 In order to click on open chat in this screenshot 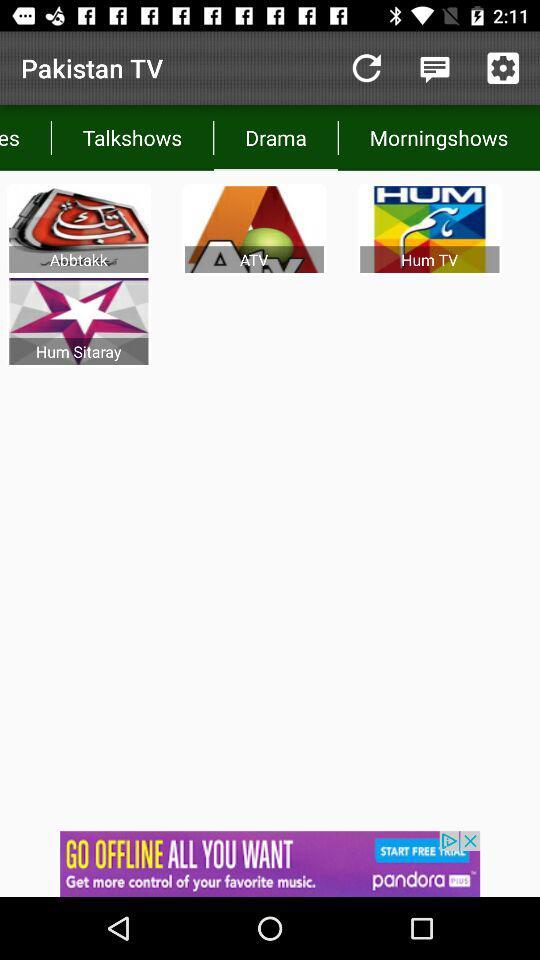, I will do `click(434, 68)`.